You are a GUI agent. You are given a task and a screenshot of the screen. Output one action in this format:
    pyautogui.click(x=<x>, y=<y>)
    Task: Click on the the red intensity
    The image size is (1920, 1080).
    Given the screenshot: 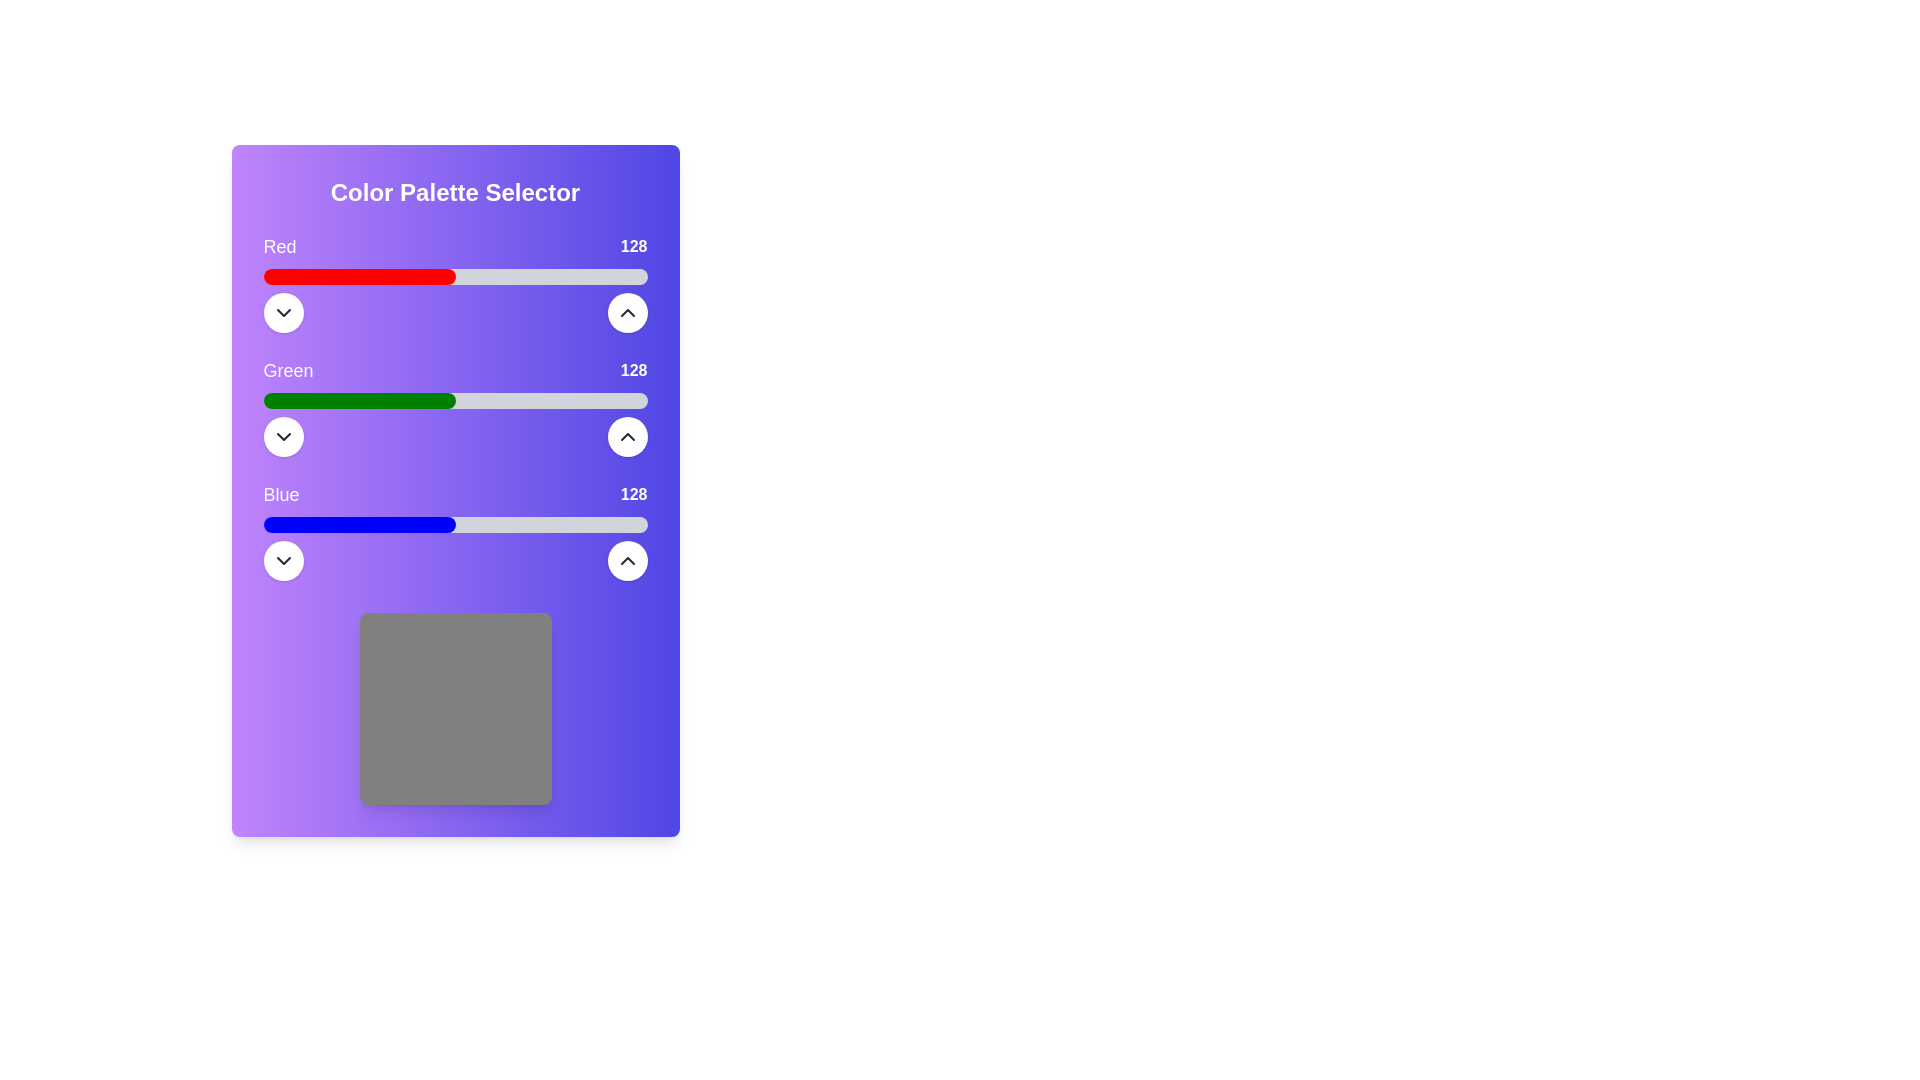 What is the action you would take?
    pyautogui.click(x=547, y=277)
    